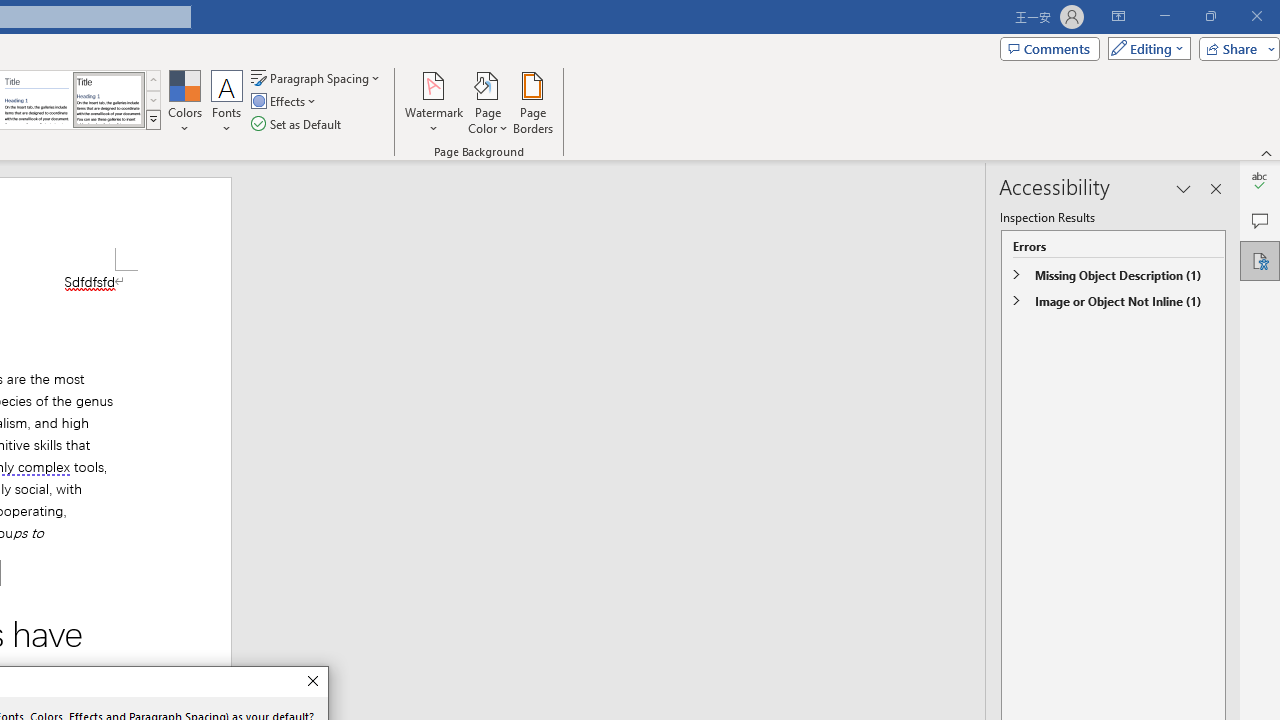 The image size is (1280, 720). Describe the element at coordinates (533, 103) in the screenshot. I see `'Page Borders...'` at that location.